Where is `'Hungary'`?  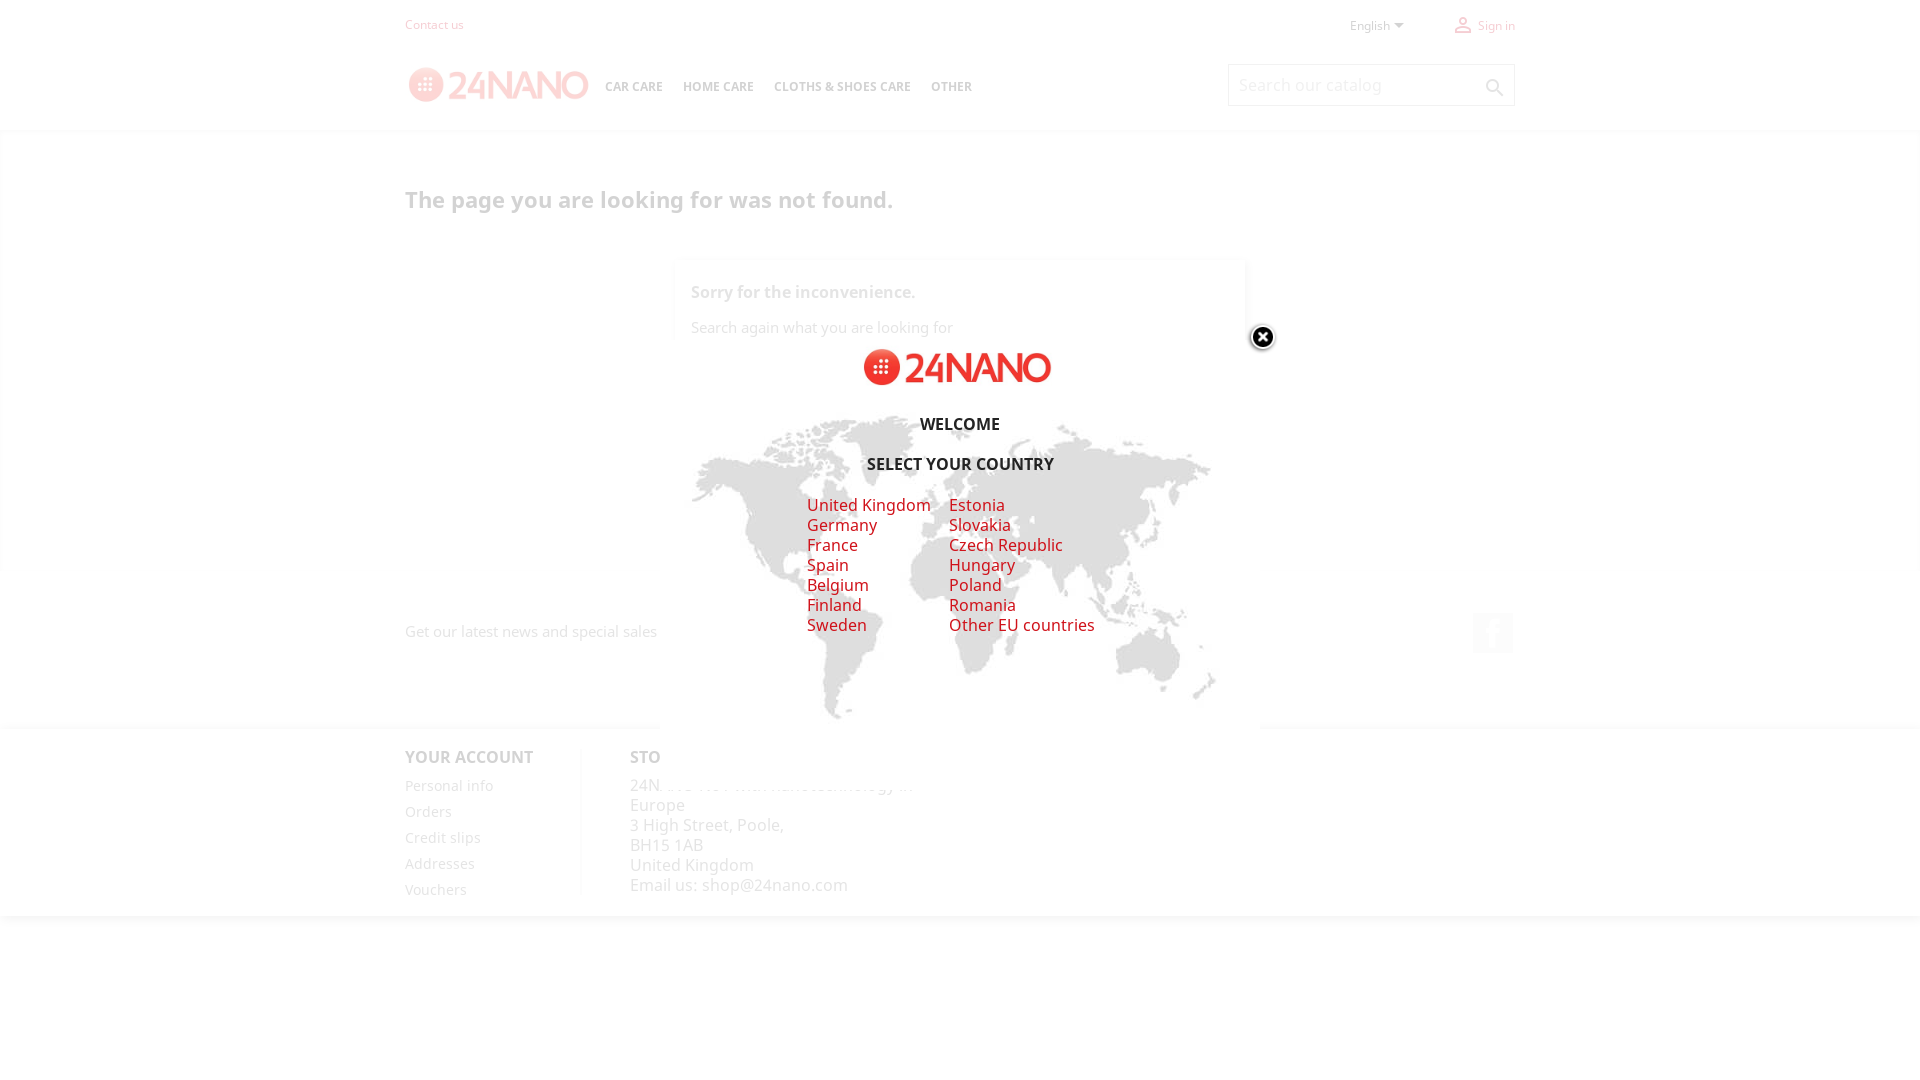 'Hungary' is located at coordinates (982, 564).